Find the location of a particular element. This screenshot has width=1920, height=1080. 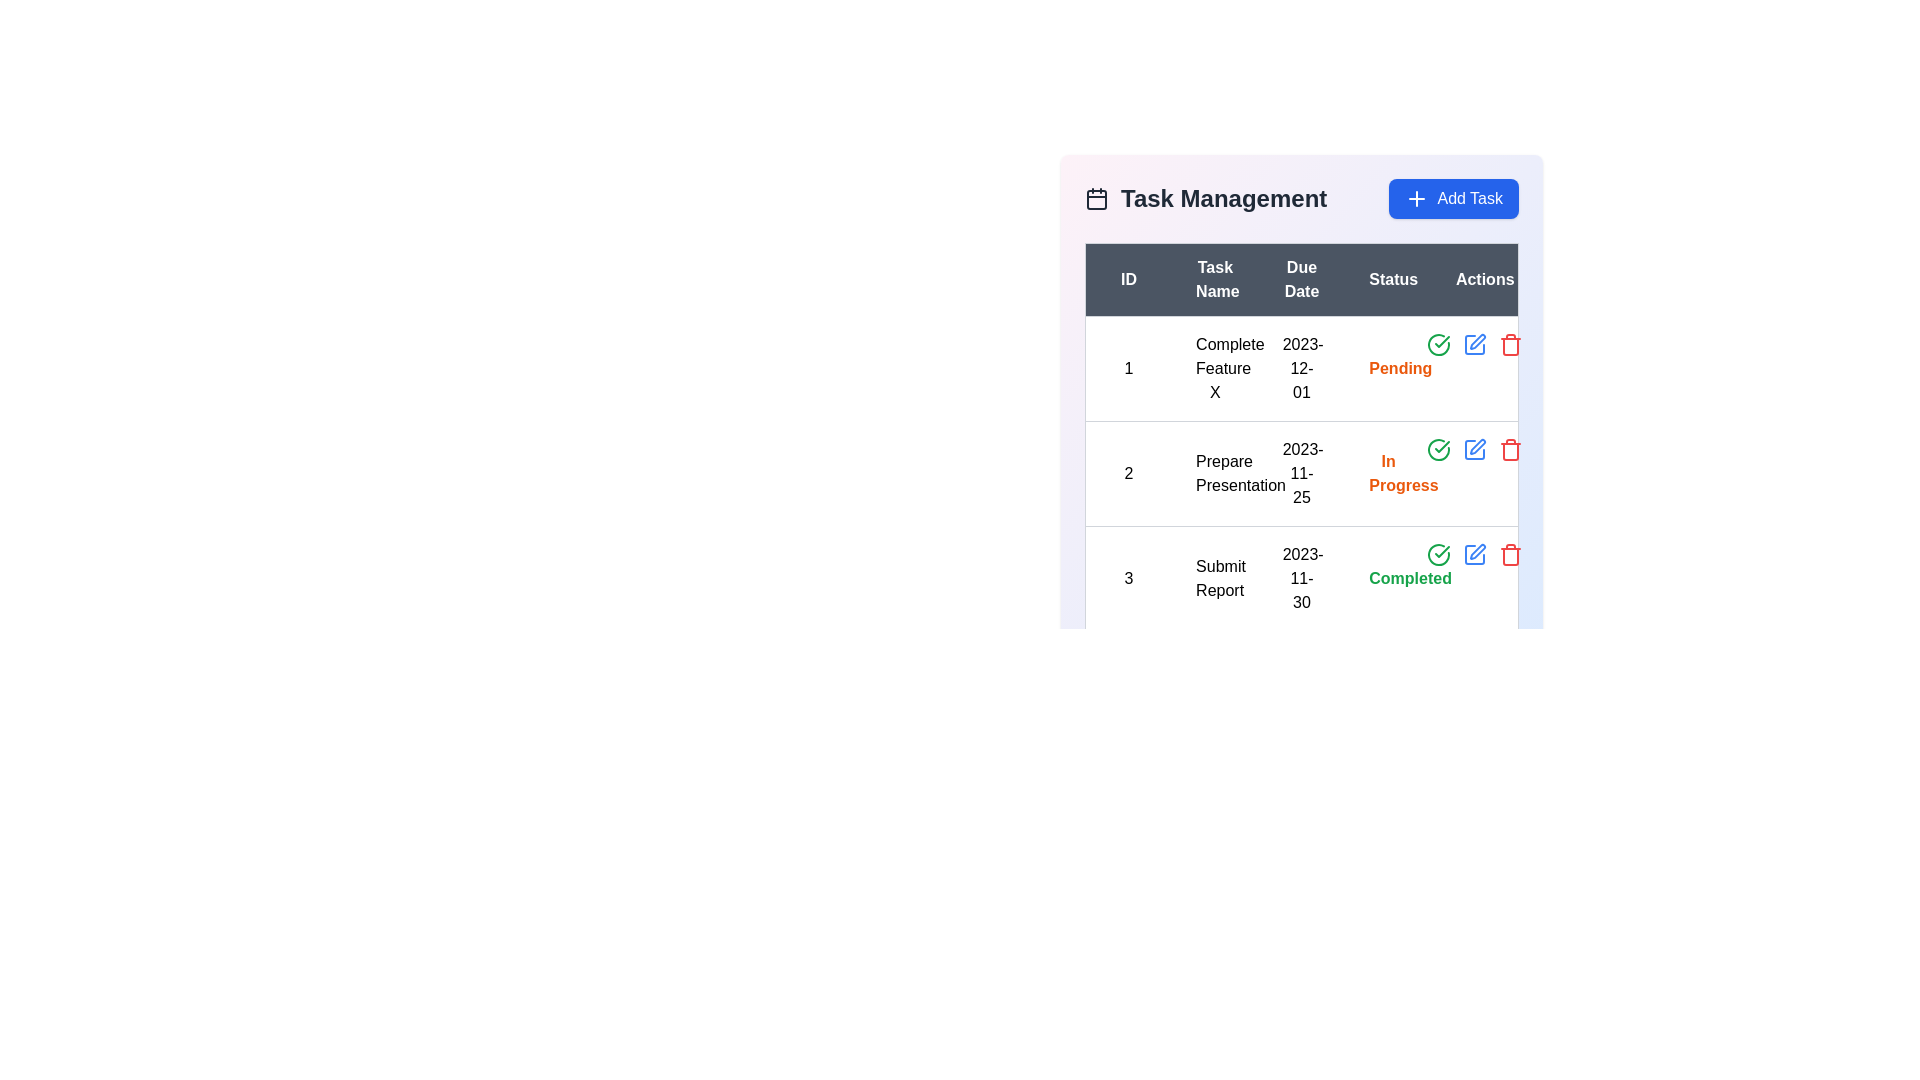

the green circle icon with a checkmark in the 'Actions' column of the third row of the 'Task Management' table is located at coordinates (1437, 555).